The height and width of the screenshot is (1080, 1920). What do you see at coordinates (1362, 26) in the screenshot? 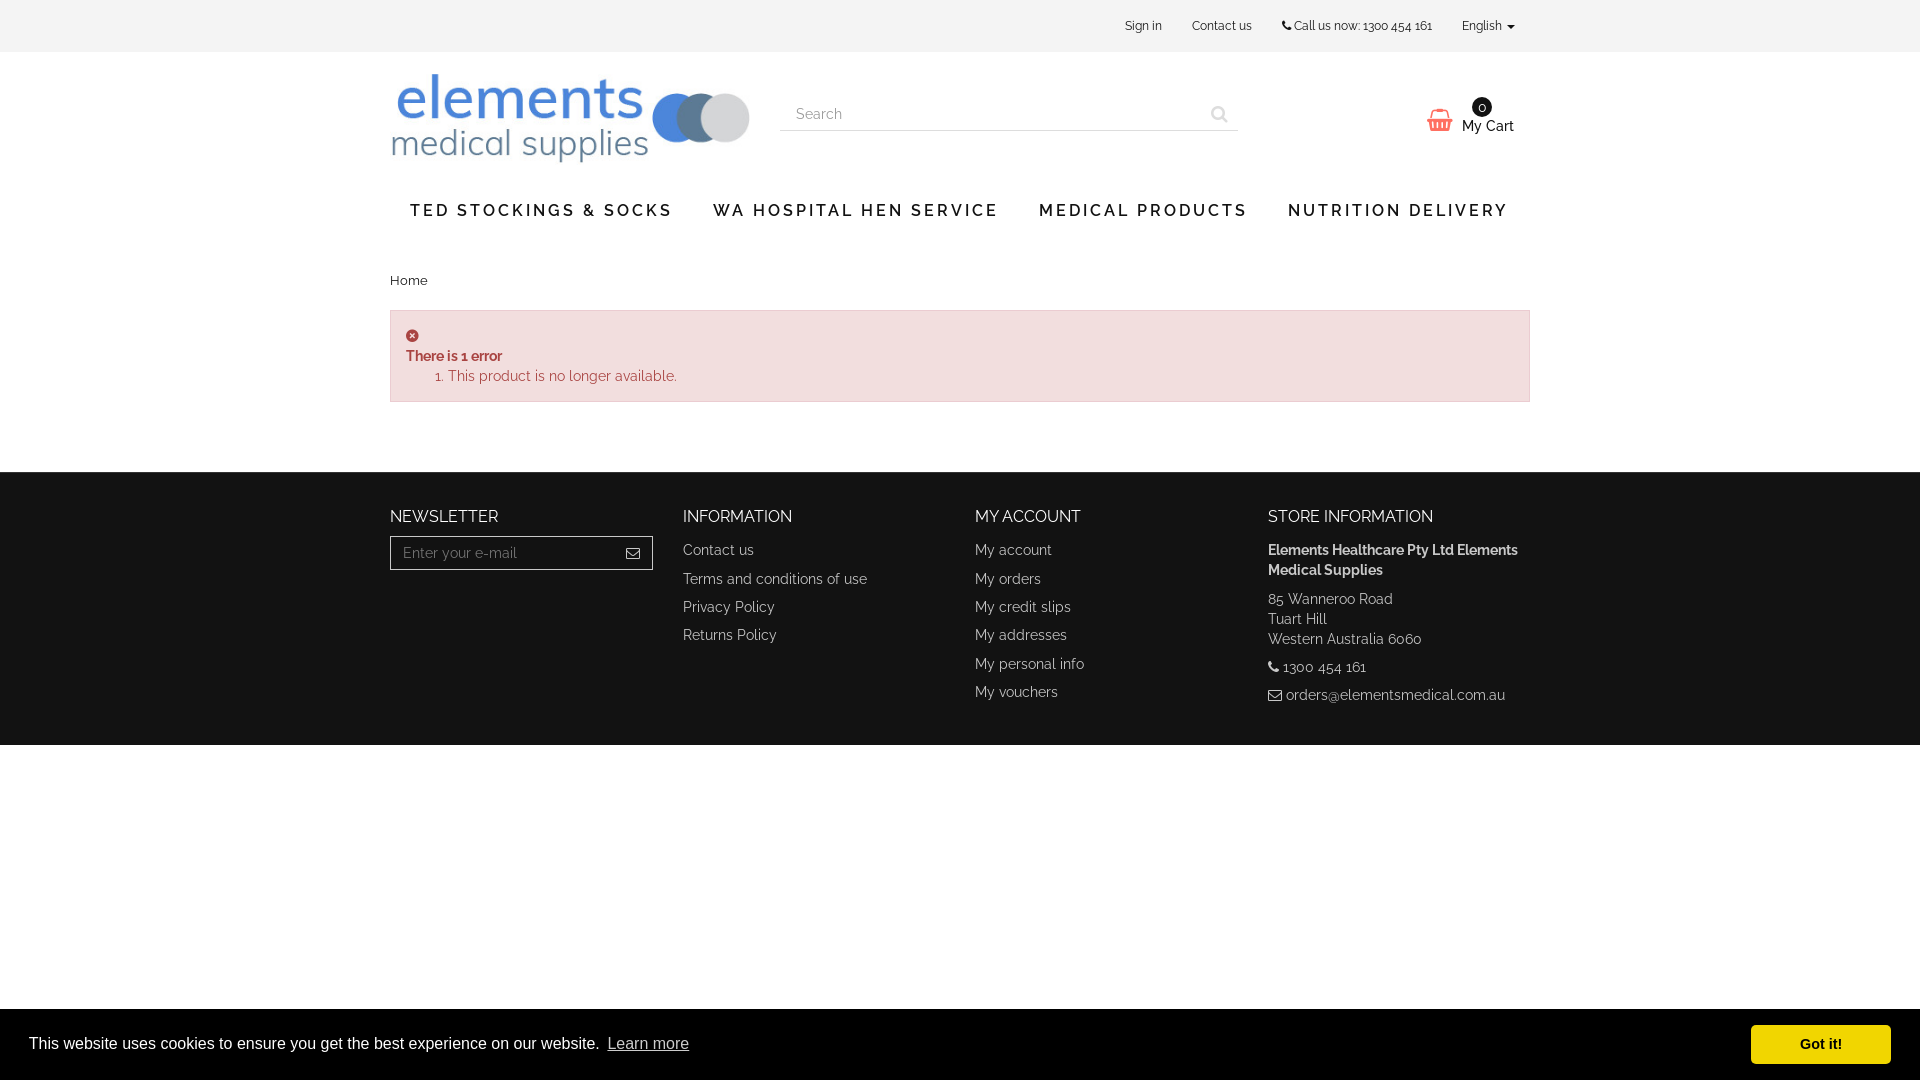
I see `'1300 454 161'` at bounding box center [1362, 26].